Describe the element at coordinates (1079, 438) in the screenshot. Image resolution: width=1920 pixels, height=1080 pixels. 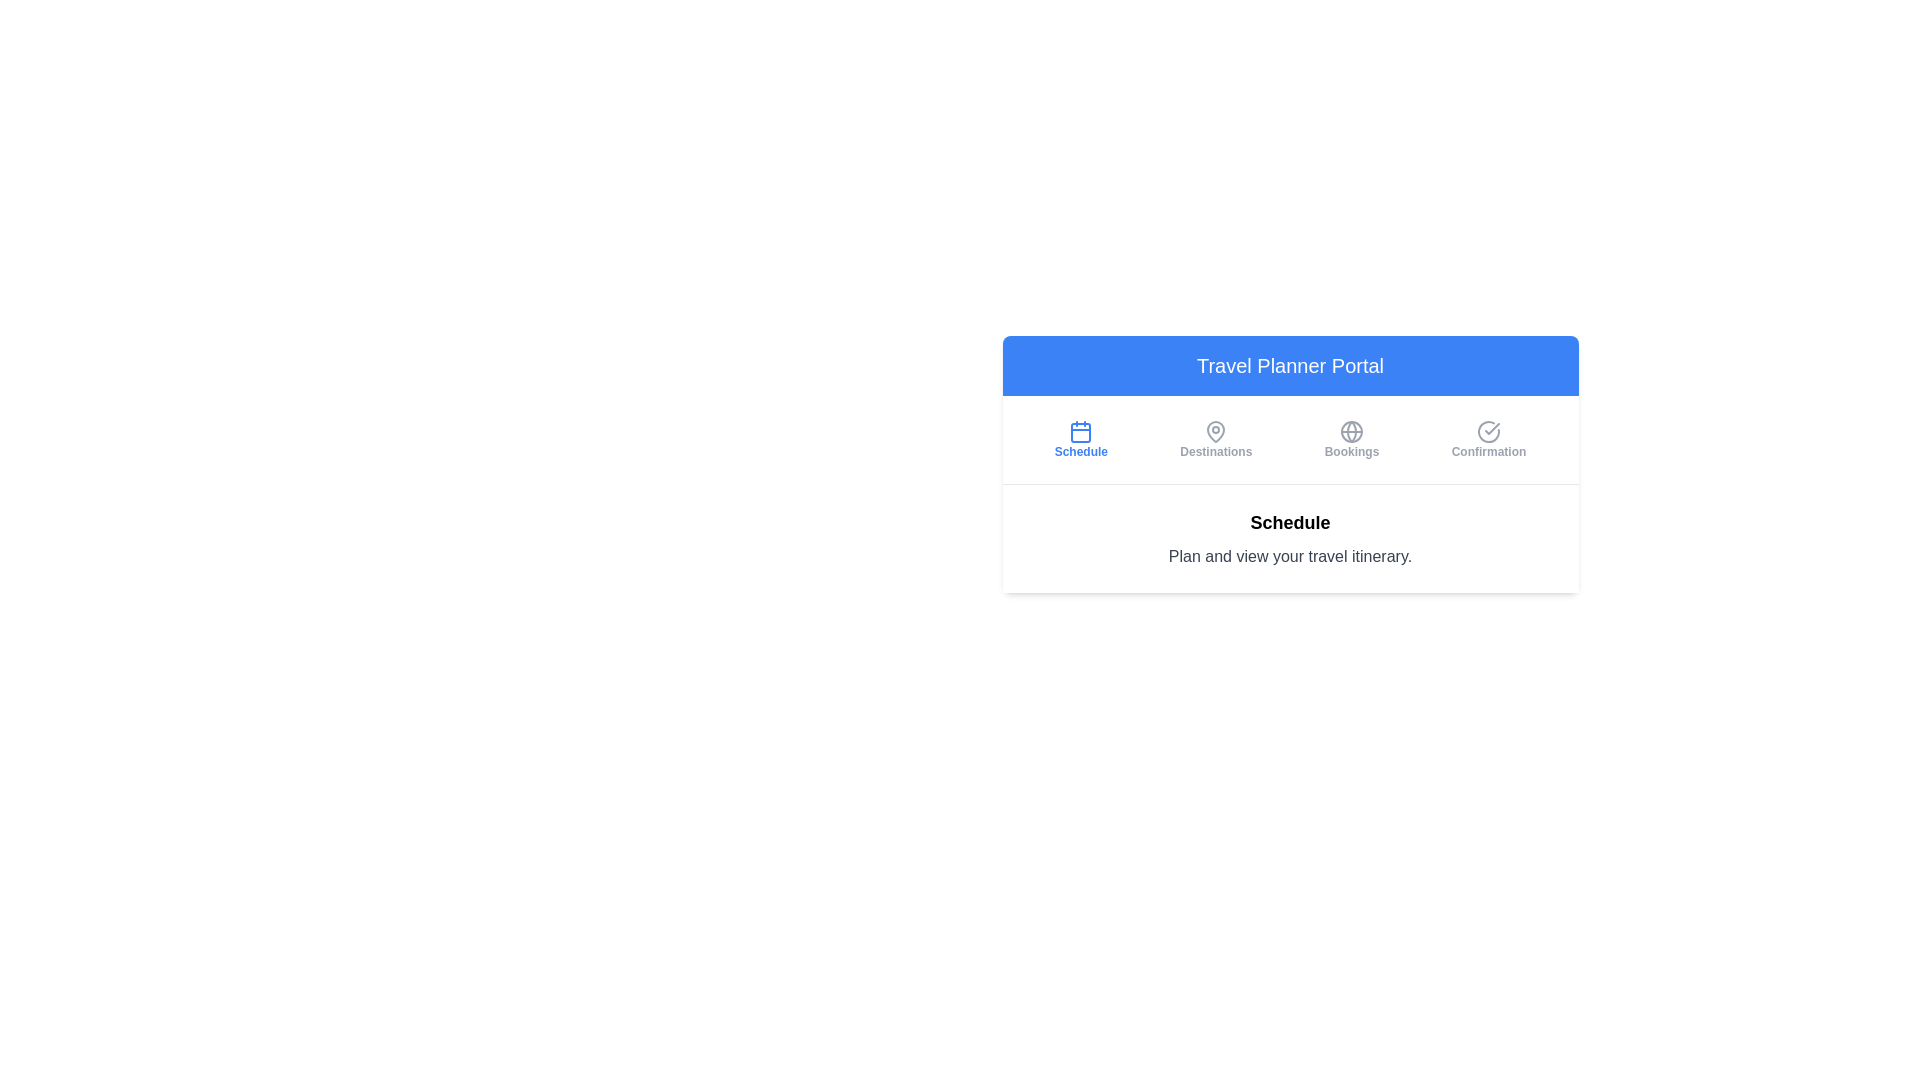
I see `the 'Schedule' tab` at that location.